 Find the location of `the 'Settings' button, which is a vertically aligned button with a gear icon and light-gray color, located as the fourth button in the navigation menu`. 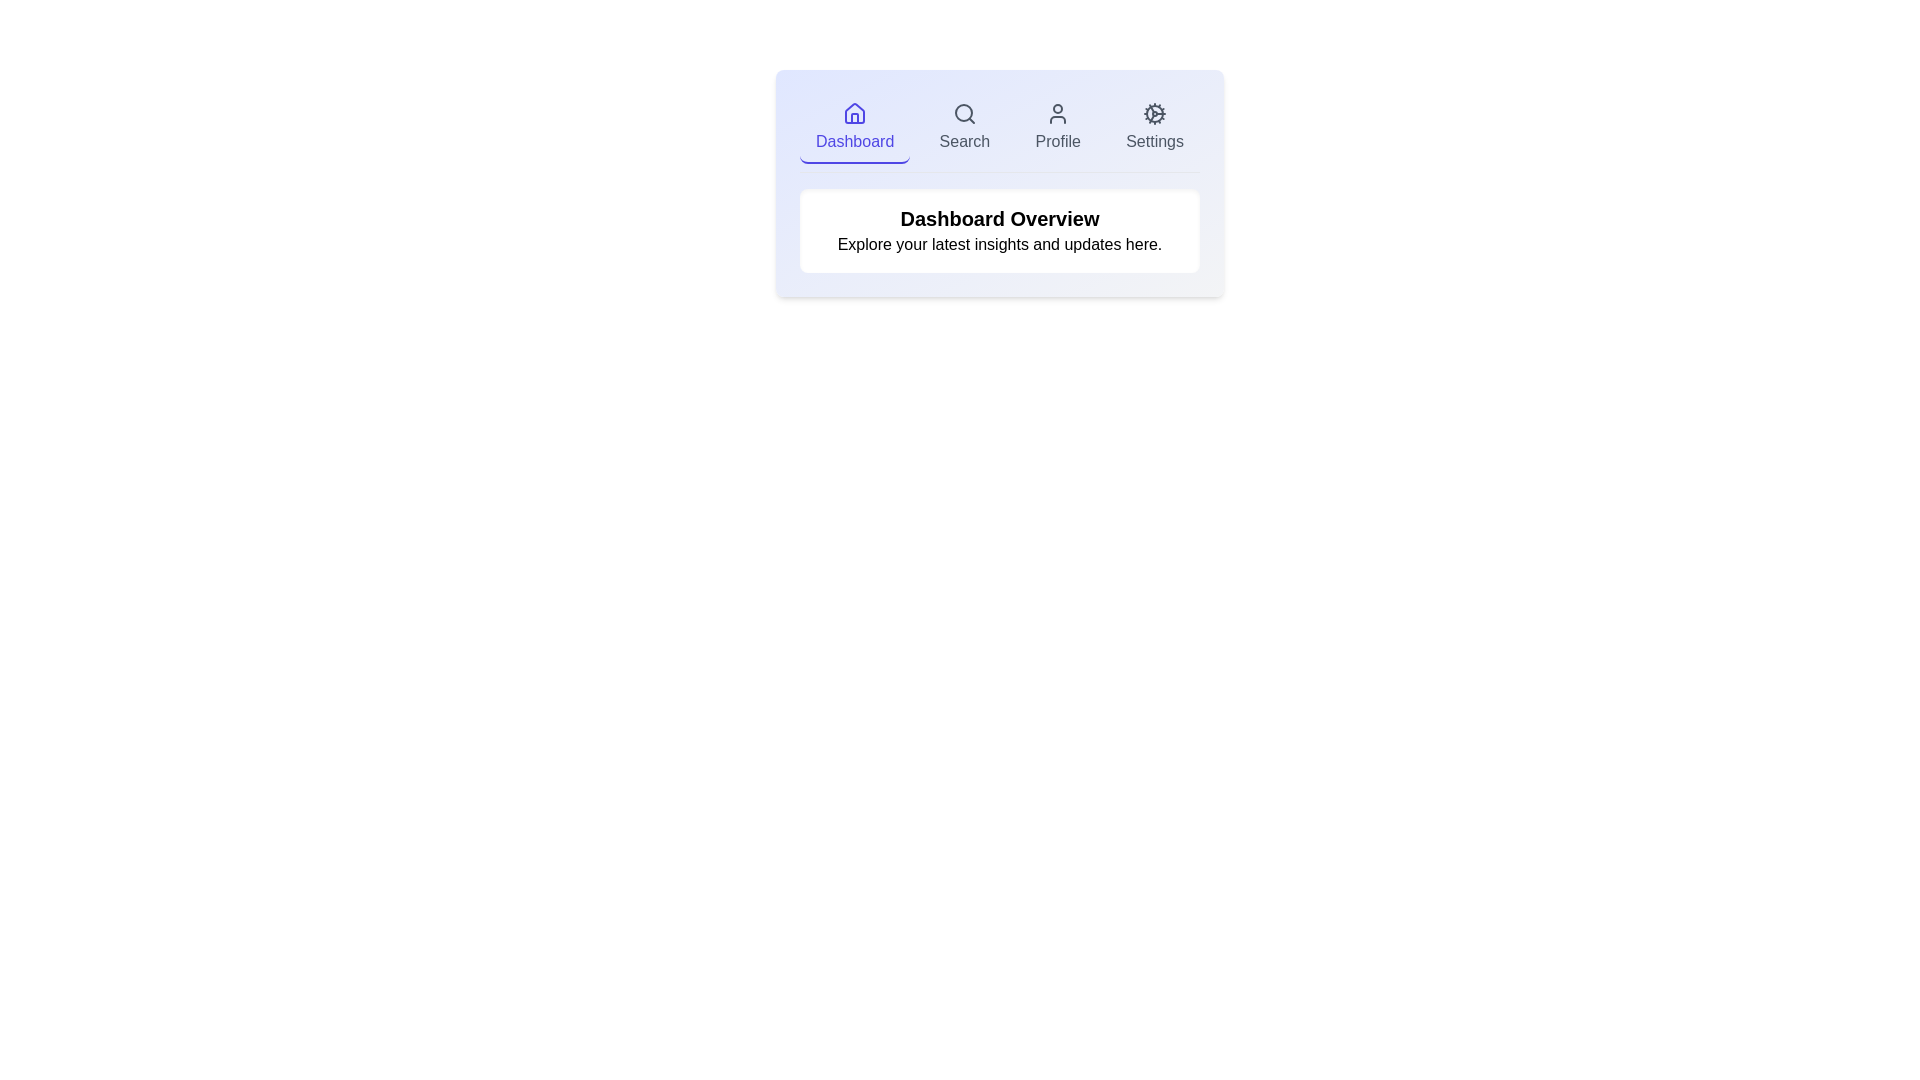

the 'Settings' button, which is a vertically aligned button with a gear icon and light-gray color, located as the fourth button in the navigation menu is located at coordinates (1155, 128).